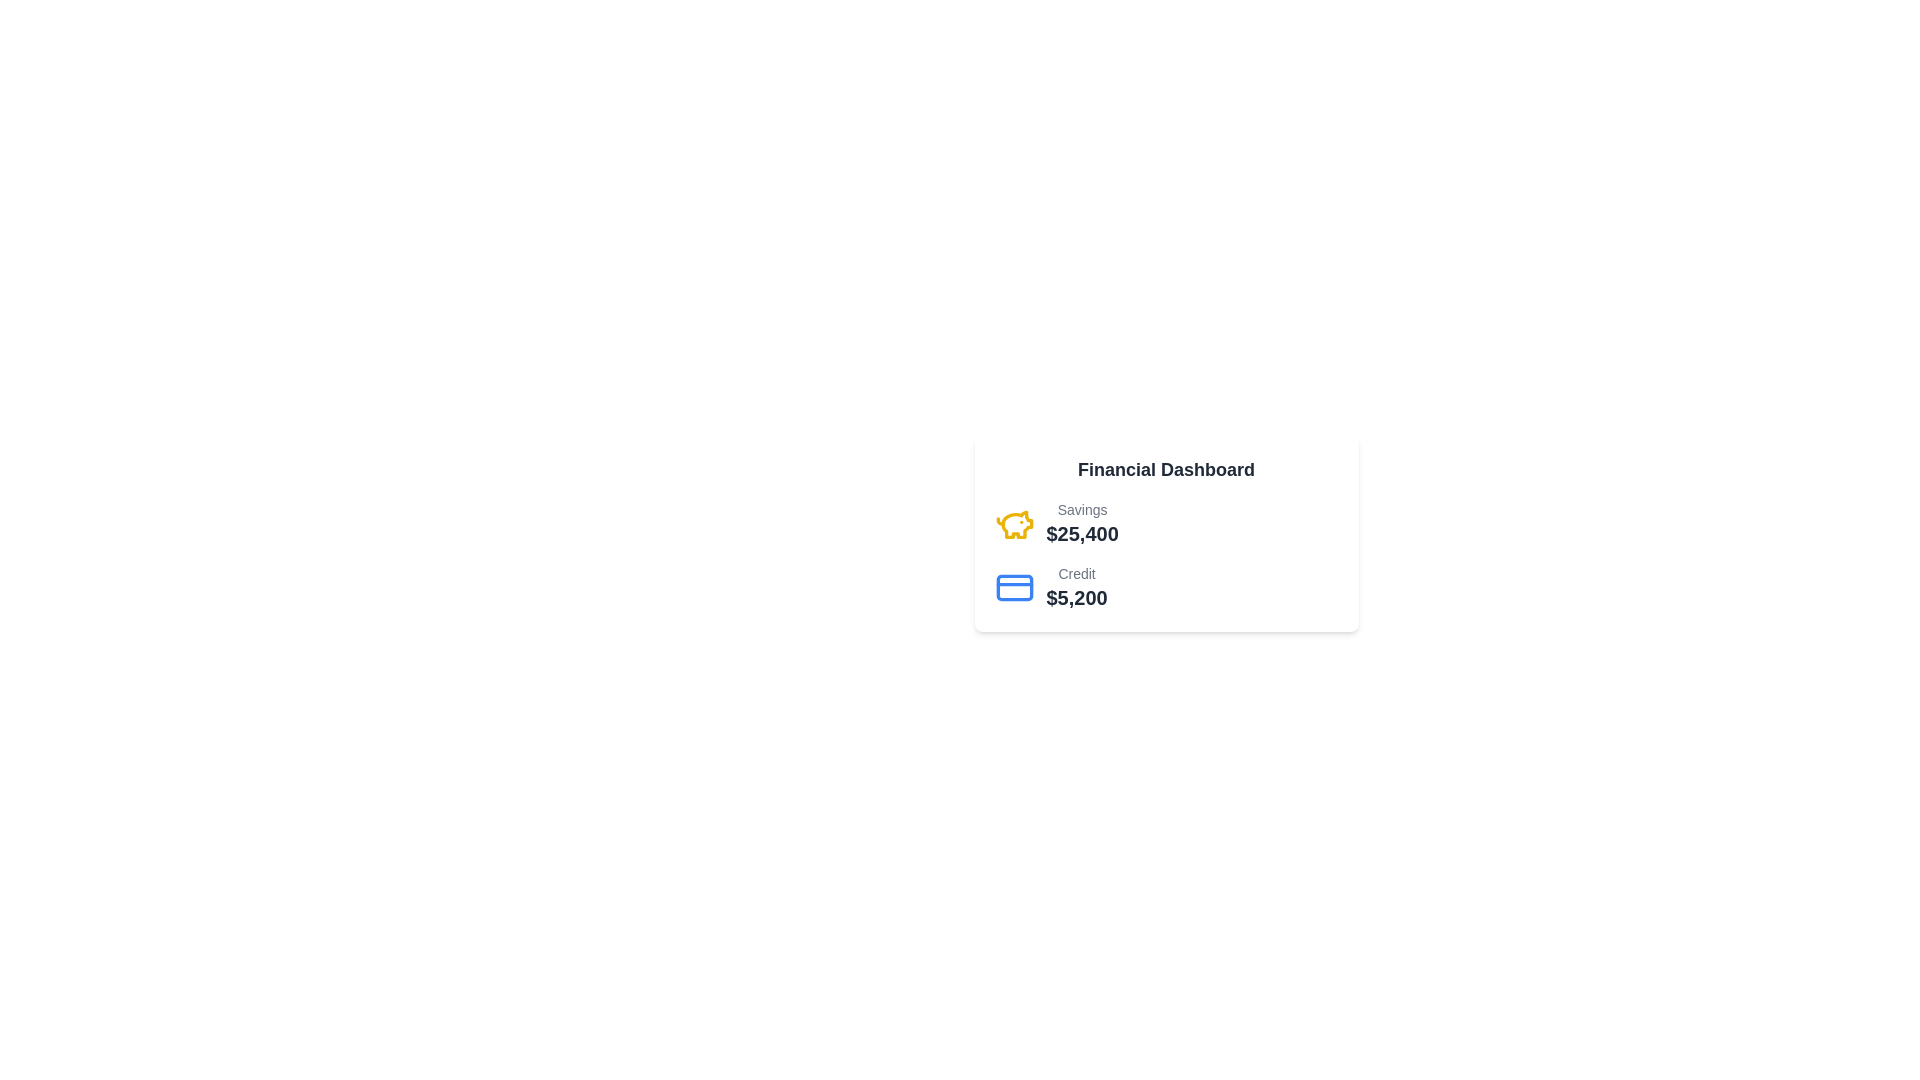 Image resolution: width=1920 pixels, height=1080 pixels. I want to click on credit value displayed next to the blue credit card icon in the Financial Dashboard, which shows '$5,200', so click(1050, 586).